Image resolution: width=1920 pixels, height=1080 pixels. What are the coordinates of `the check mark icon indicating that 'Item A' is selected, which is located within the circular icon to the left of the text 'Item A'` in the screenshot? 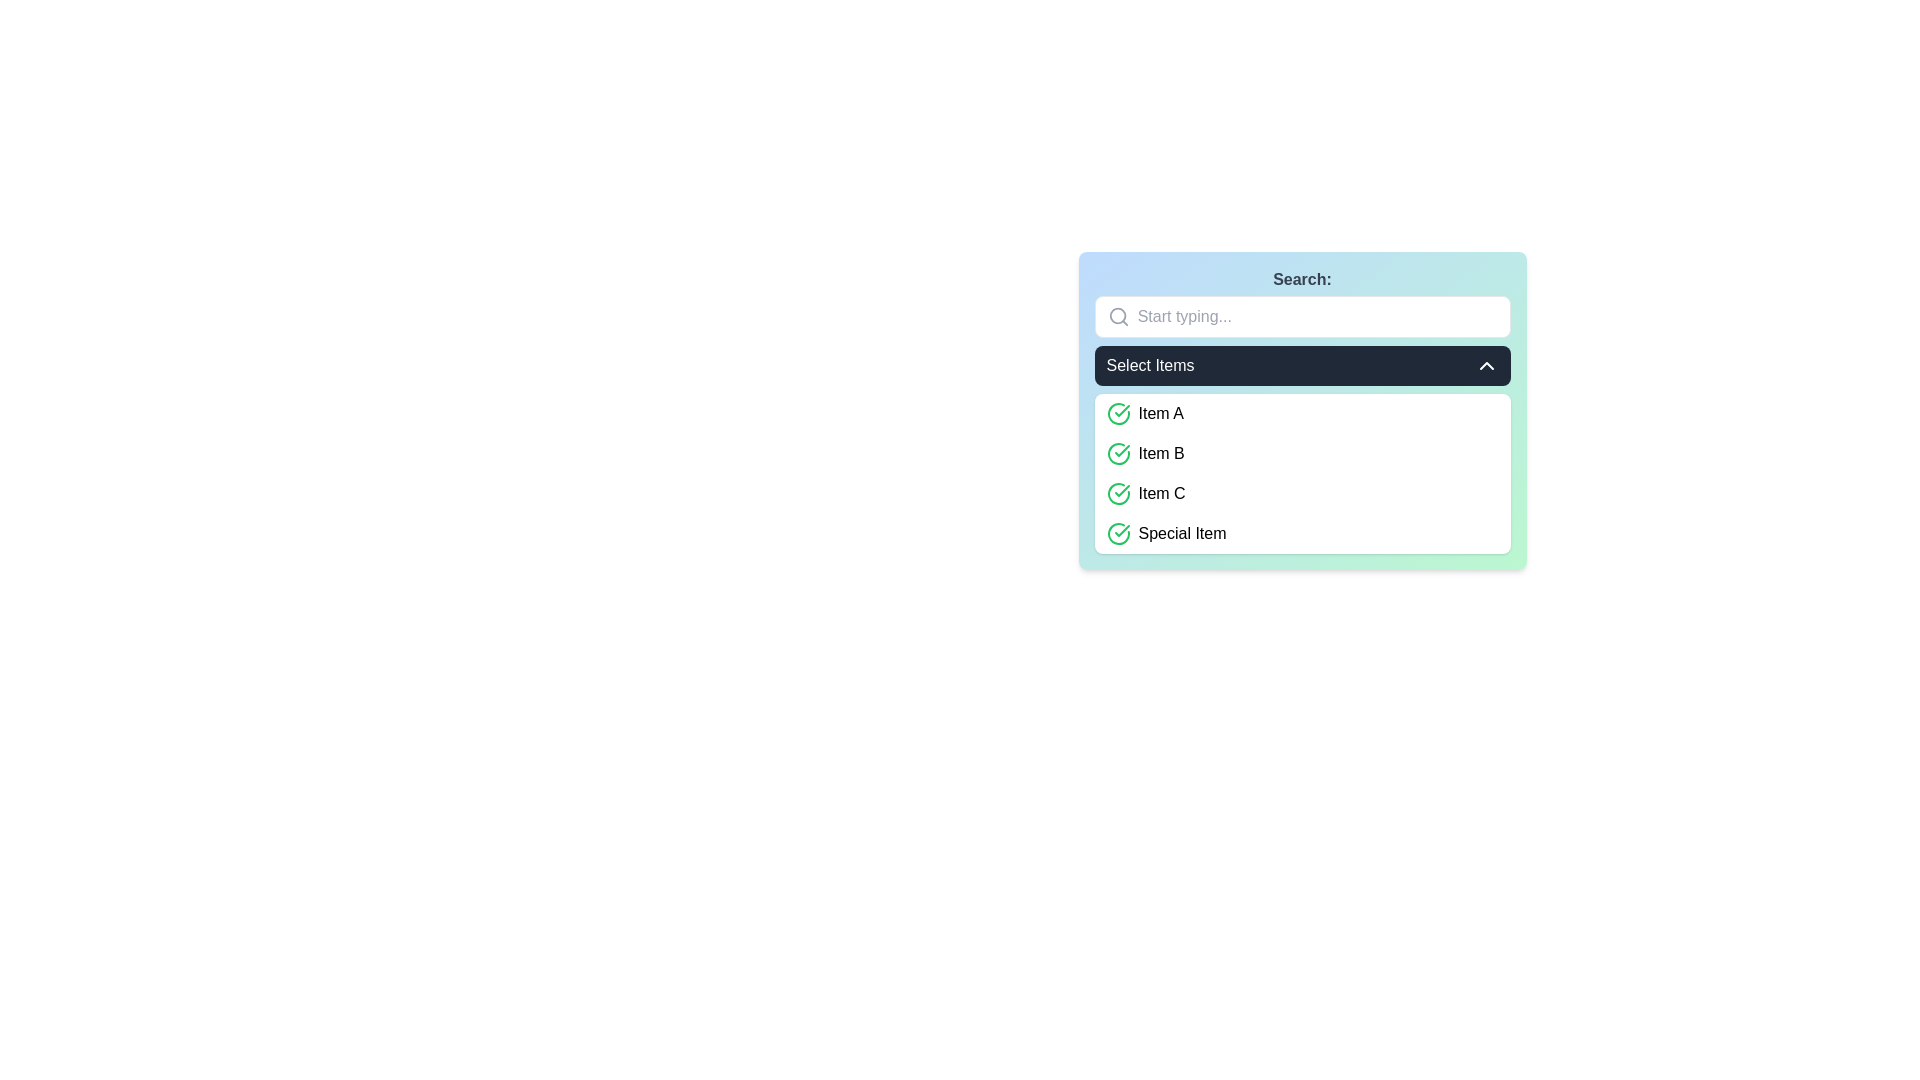 It's located at (1122, 451).